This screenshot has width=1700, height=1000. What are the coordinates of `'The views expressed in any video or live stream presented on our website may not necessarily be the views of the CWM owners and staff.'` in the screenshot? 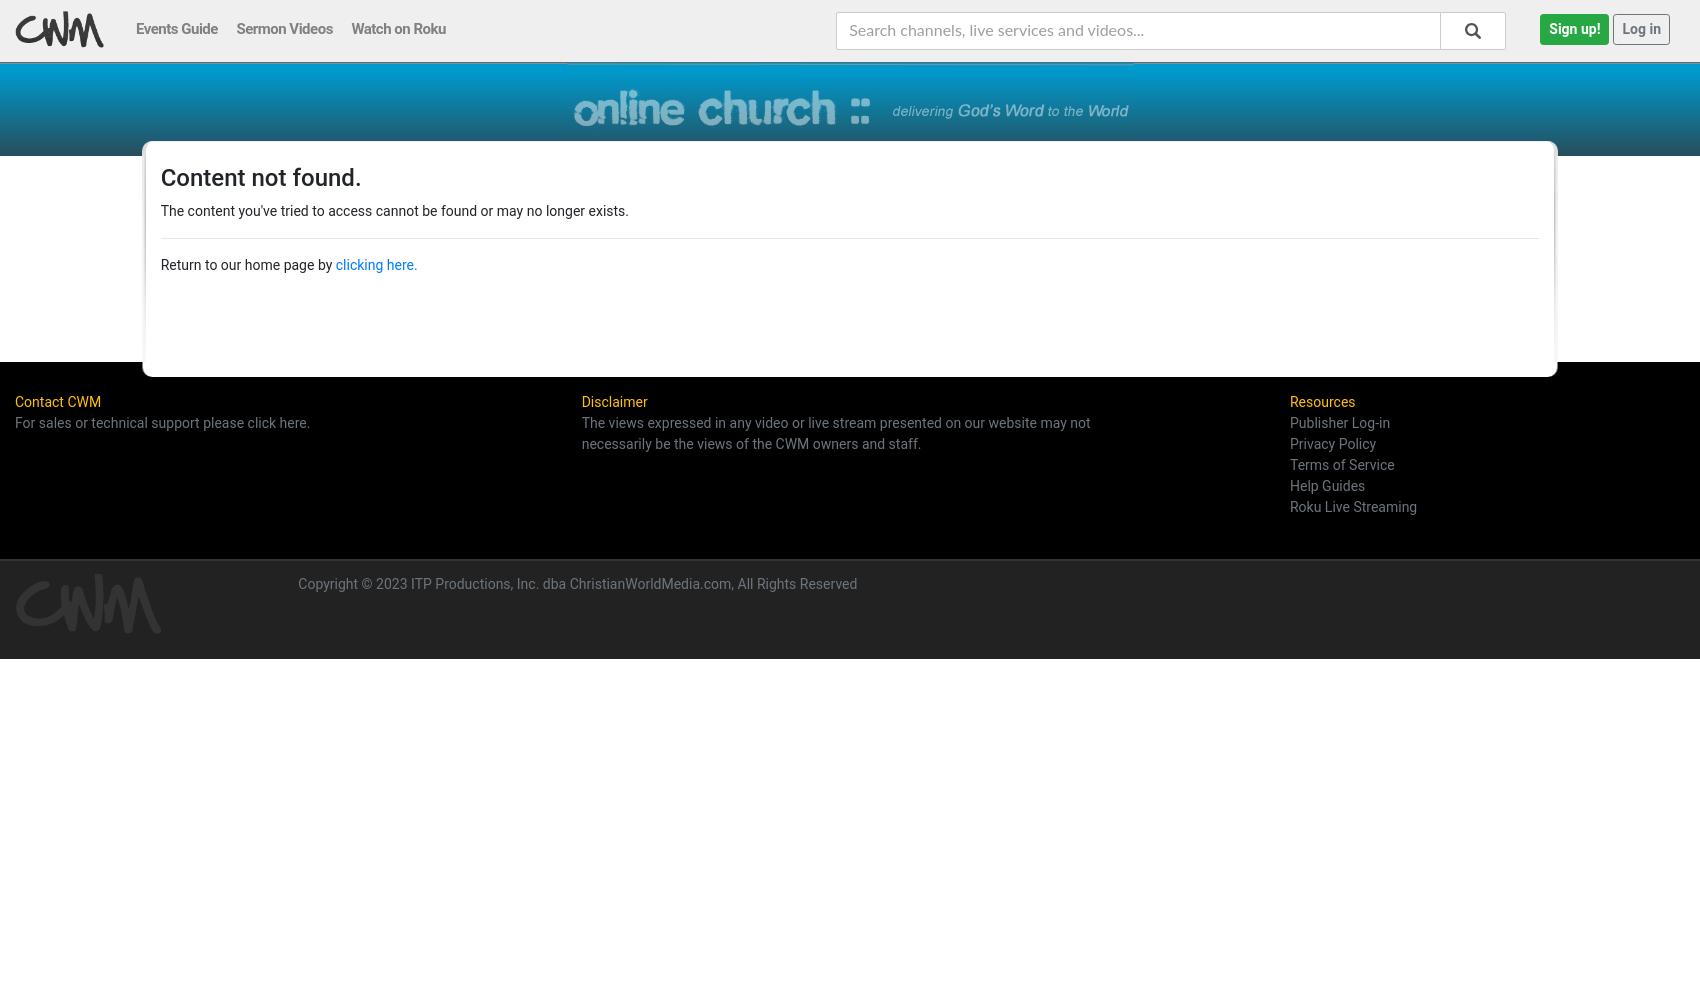 It's located at (580, 433).